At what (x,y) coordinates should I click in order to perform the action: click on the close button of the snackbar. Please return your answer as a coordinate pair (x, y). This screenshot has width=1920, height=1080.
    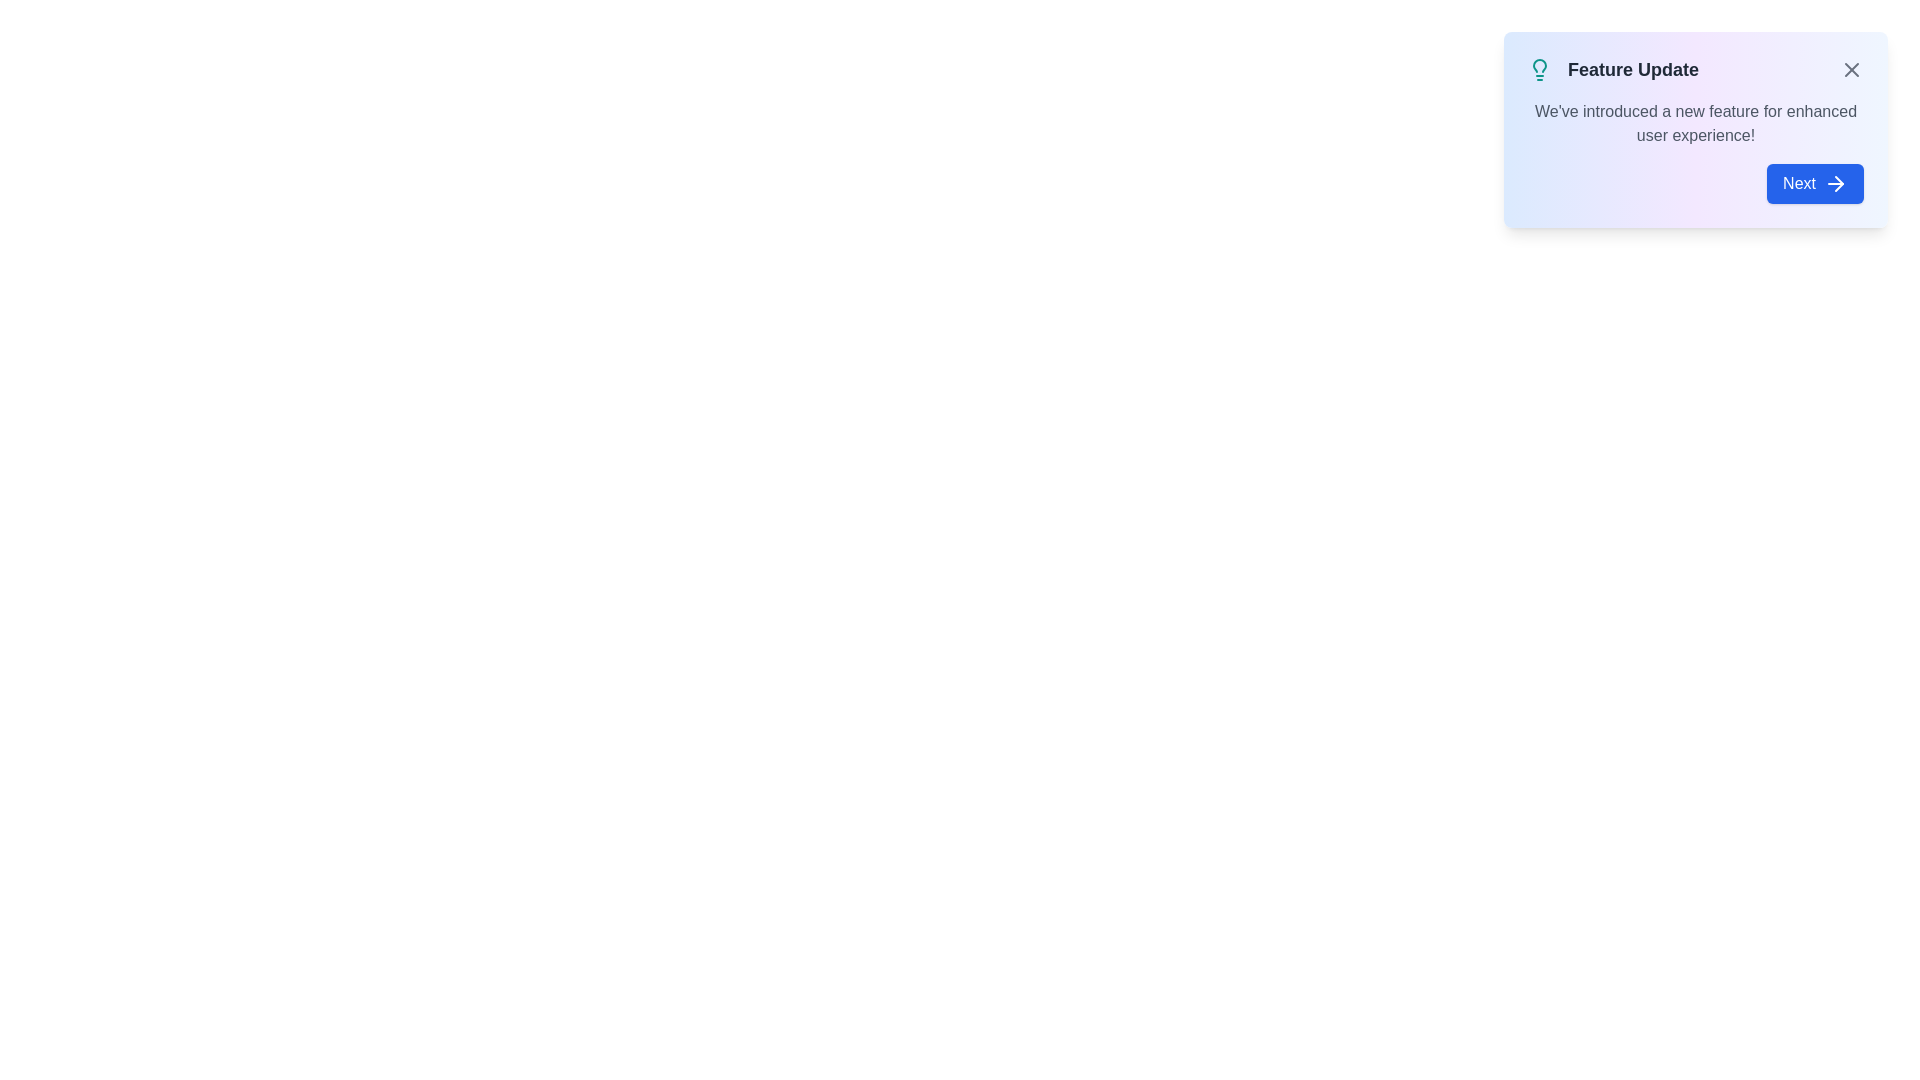
    Looking at the image, I should click on (1851, 68).